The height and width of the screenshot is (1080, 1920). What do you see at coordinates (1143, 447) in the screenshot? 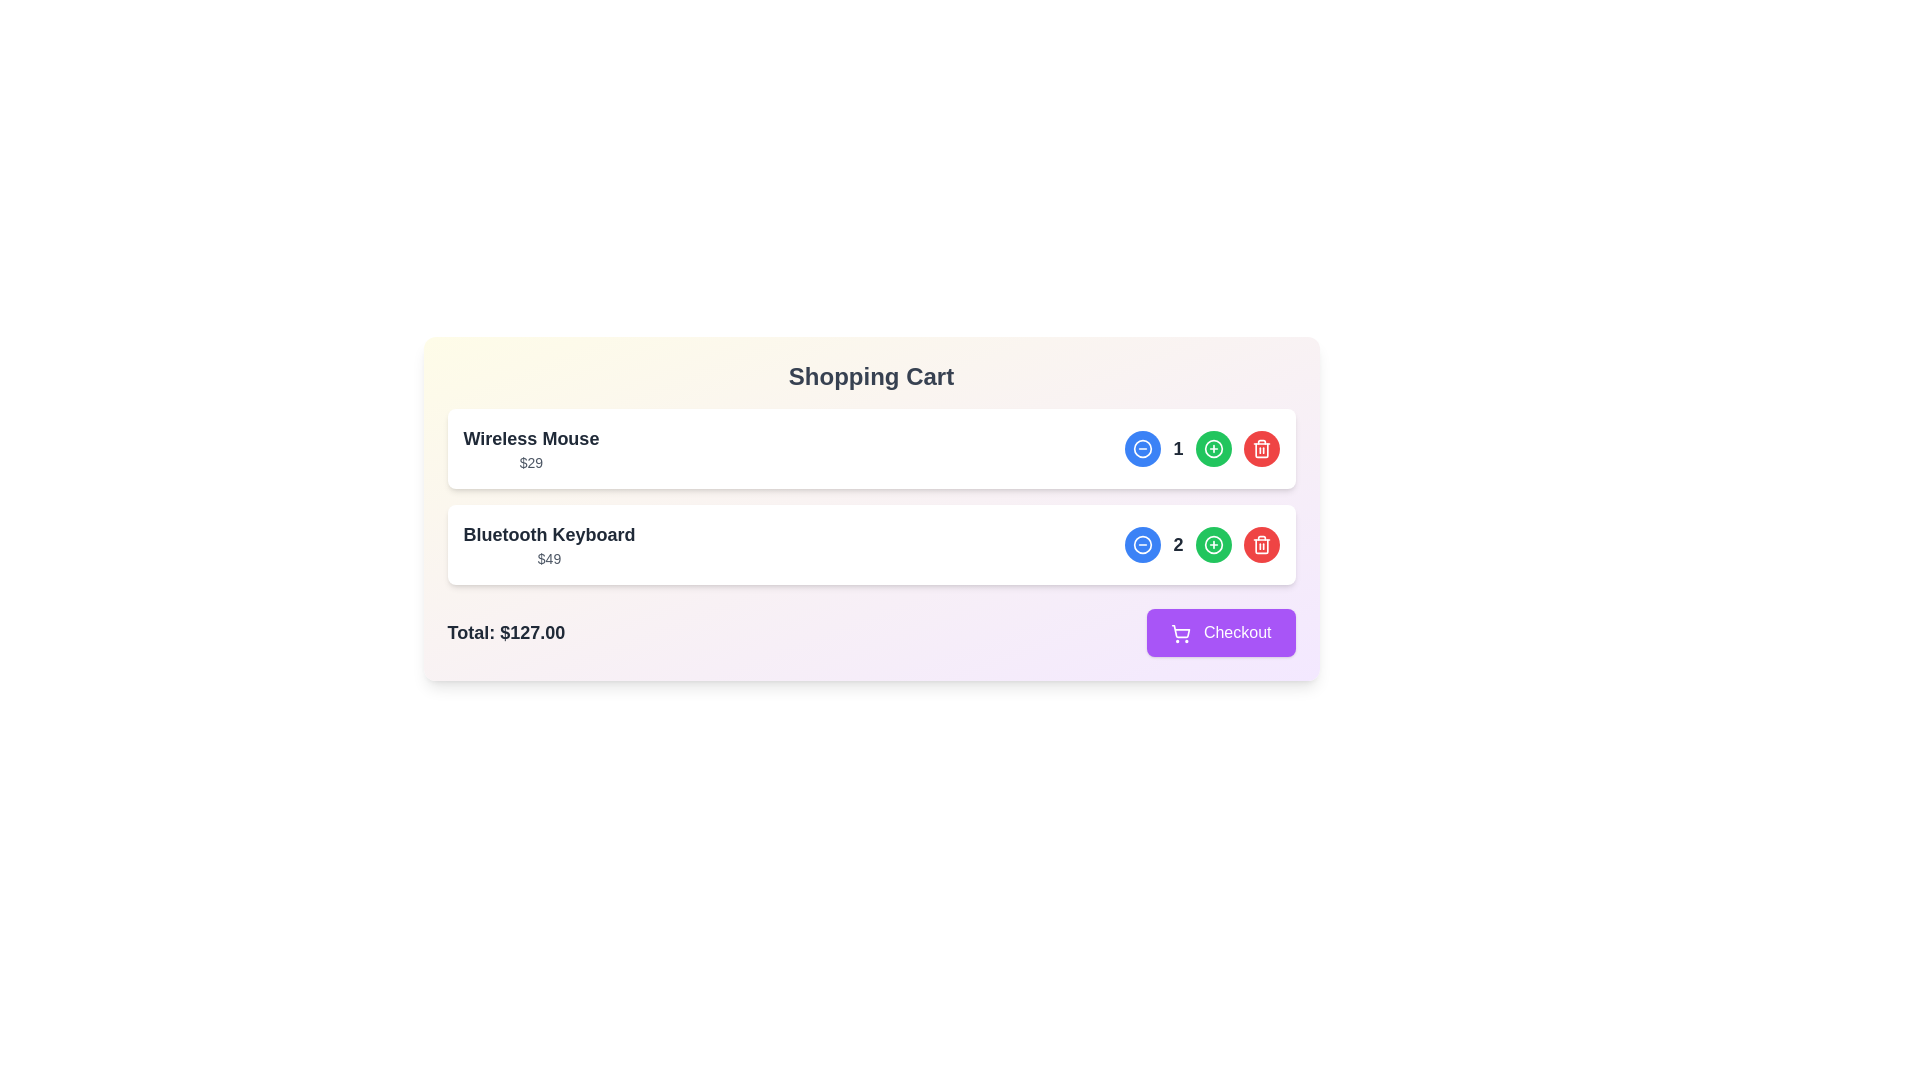
I see `the leftmost button that decreases the quantity of the 'Wireless Mouse' in the shopping cart for keyboard navigation` at bounding box center [1143, 447].